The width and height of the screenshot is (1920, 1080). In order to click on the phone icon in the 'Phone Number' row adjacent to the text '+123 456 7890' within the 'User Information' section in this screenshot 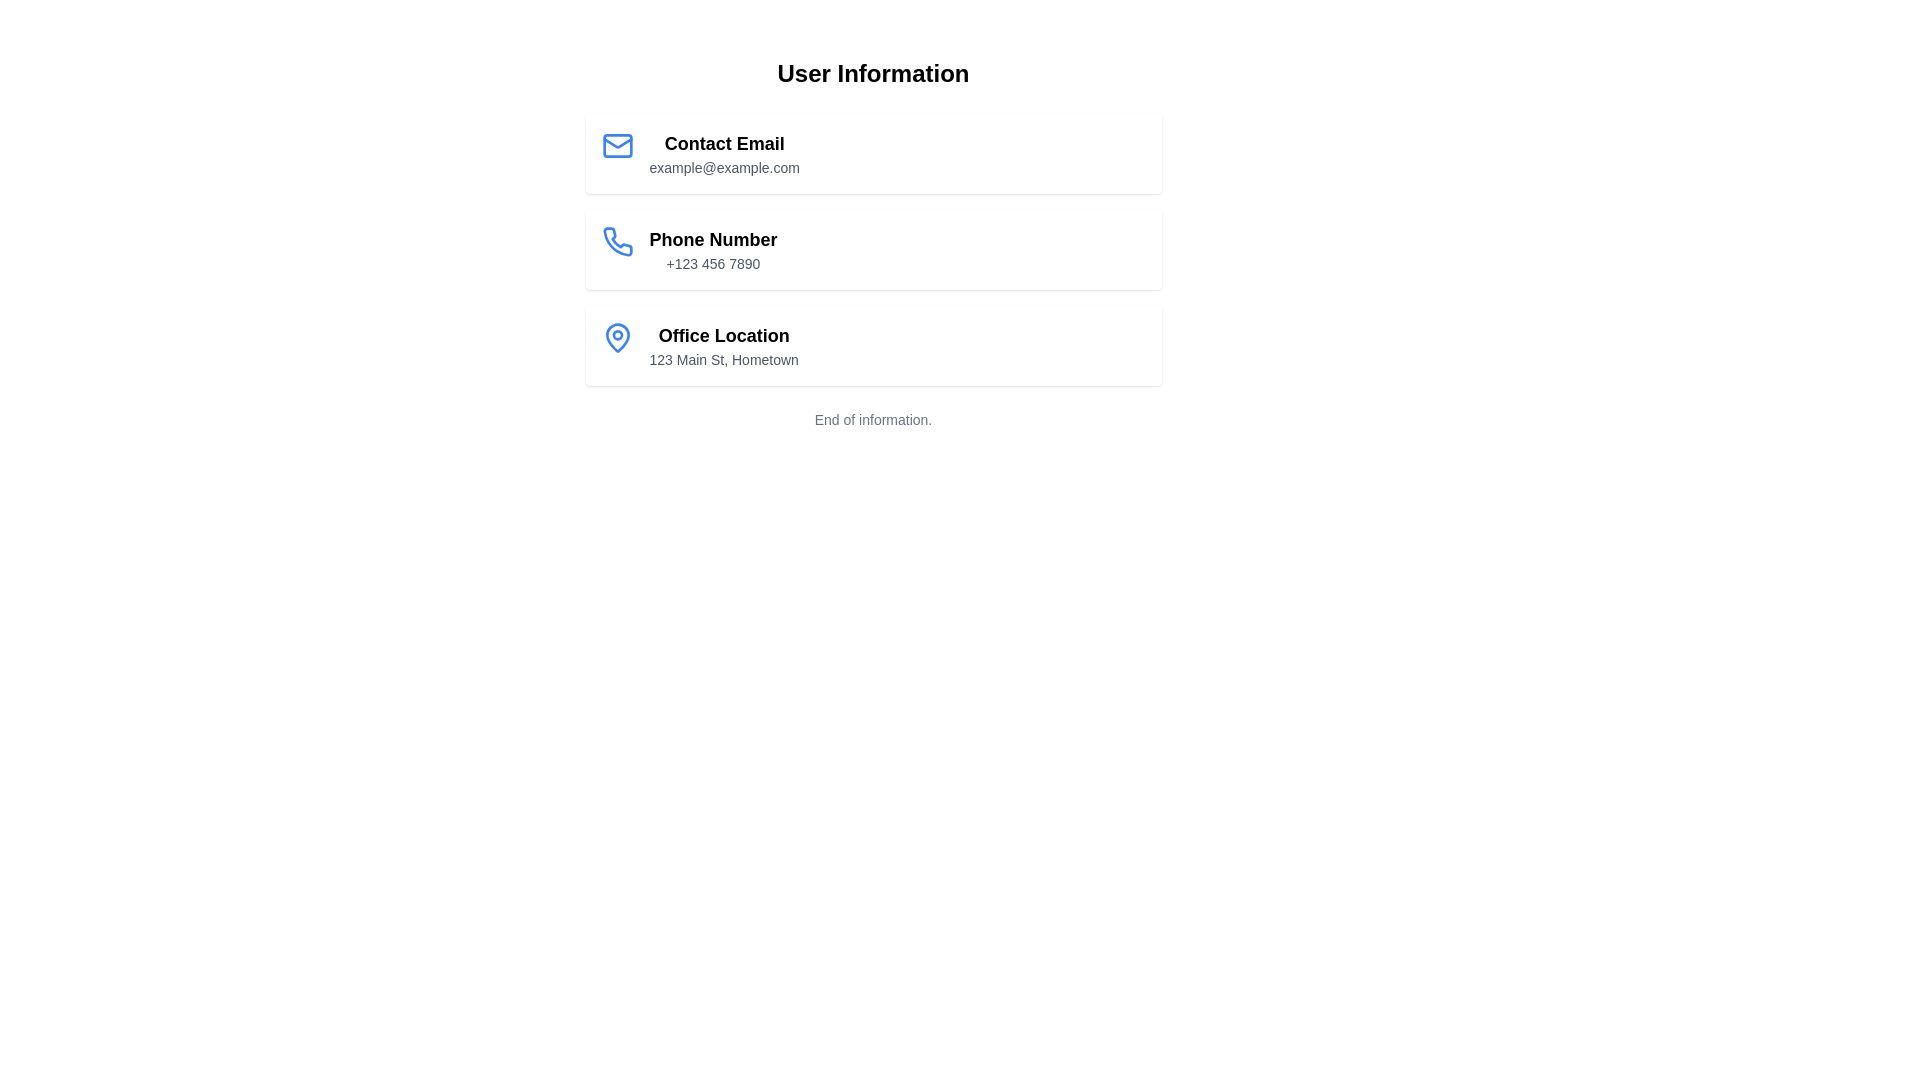, I will do `click(616, 240)`.